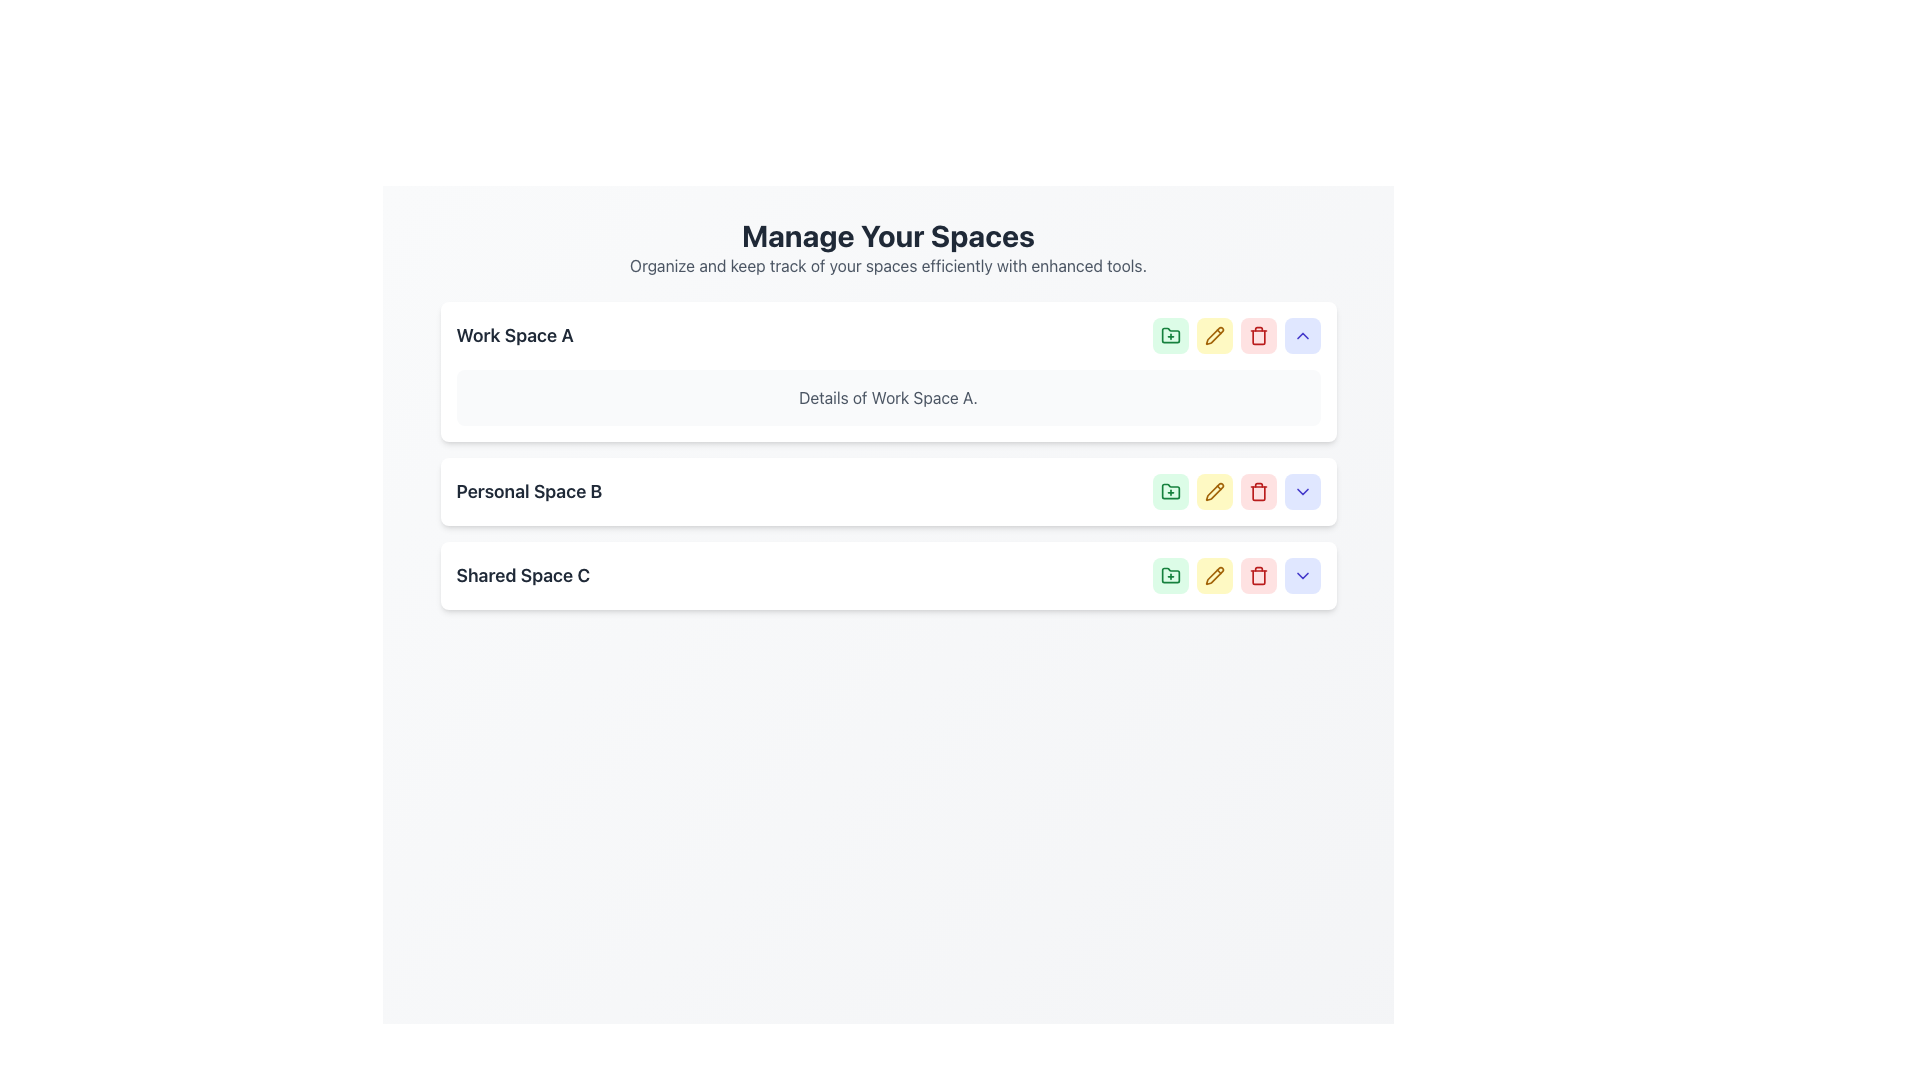 The image size is (1920, 1080). What do you see at coordinates (1213, 492) in the screenshot?
I see `the edit icon located in the second workspace row labeled 'Personal Space B' to initiate edit mode for the related workspace` at bounding box center [1213, 492].